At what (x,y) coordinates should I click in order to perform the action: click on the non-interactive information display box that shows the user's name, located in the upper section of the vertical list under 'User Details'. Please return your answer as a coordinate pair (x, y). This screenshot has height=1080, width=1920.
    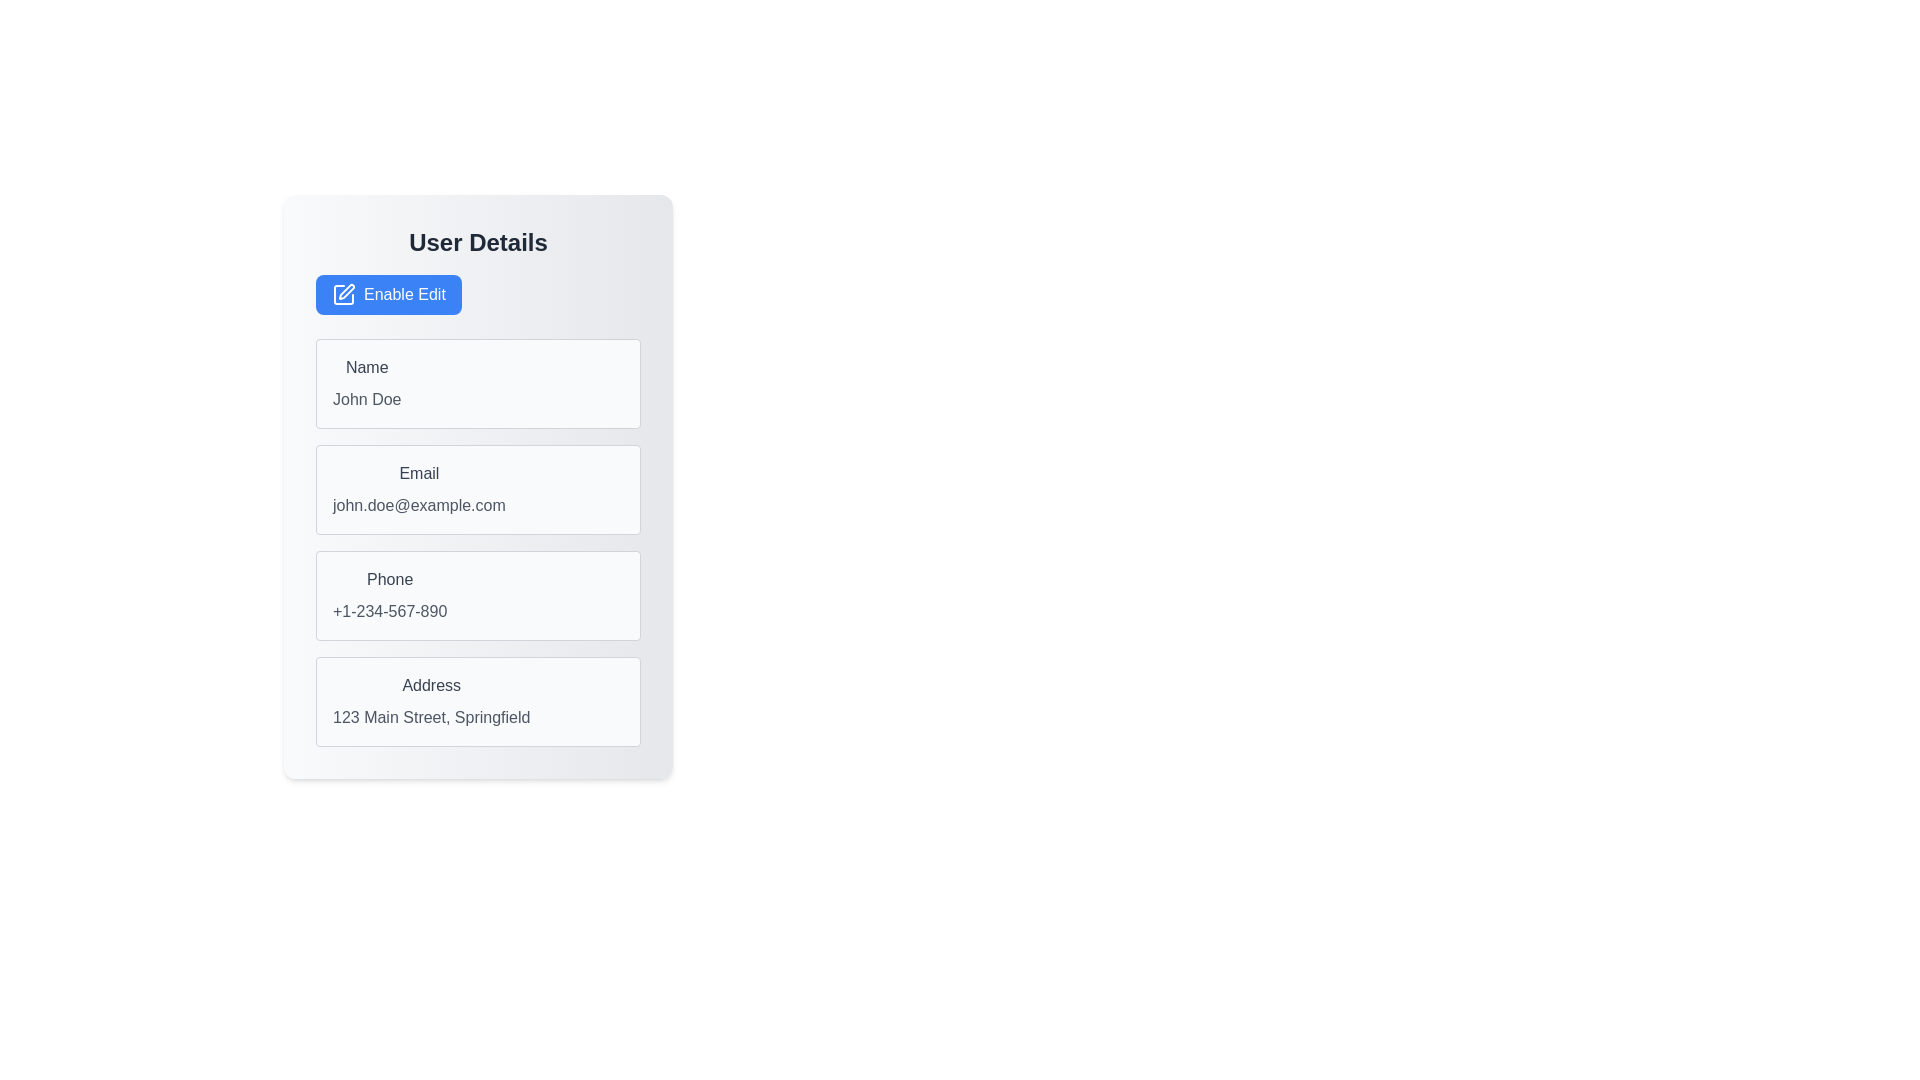
    Looking at the image, I should click on (477, 384).